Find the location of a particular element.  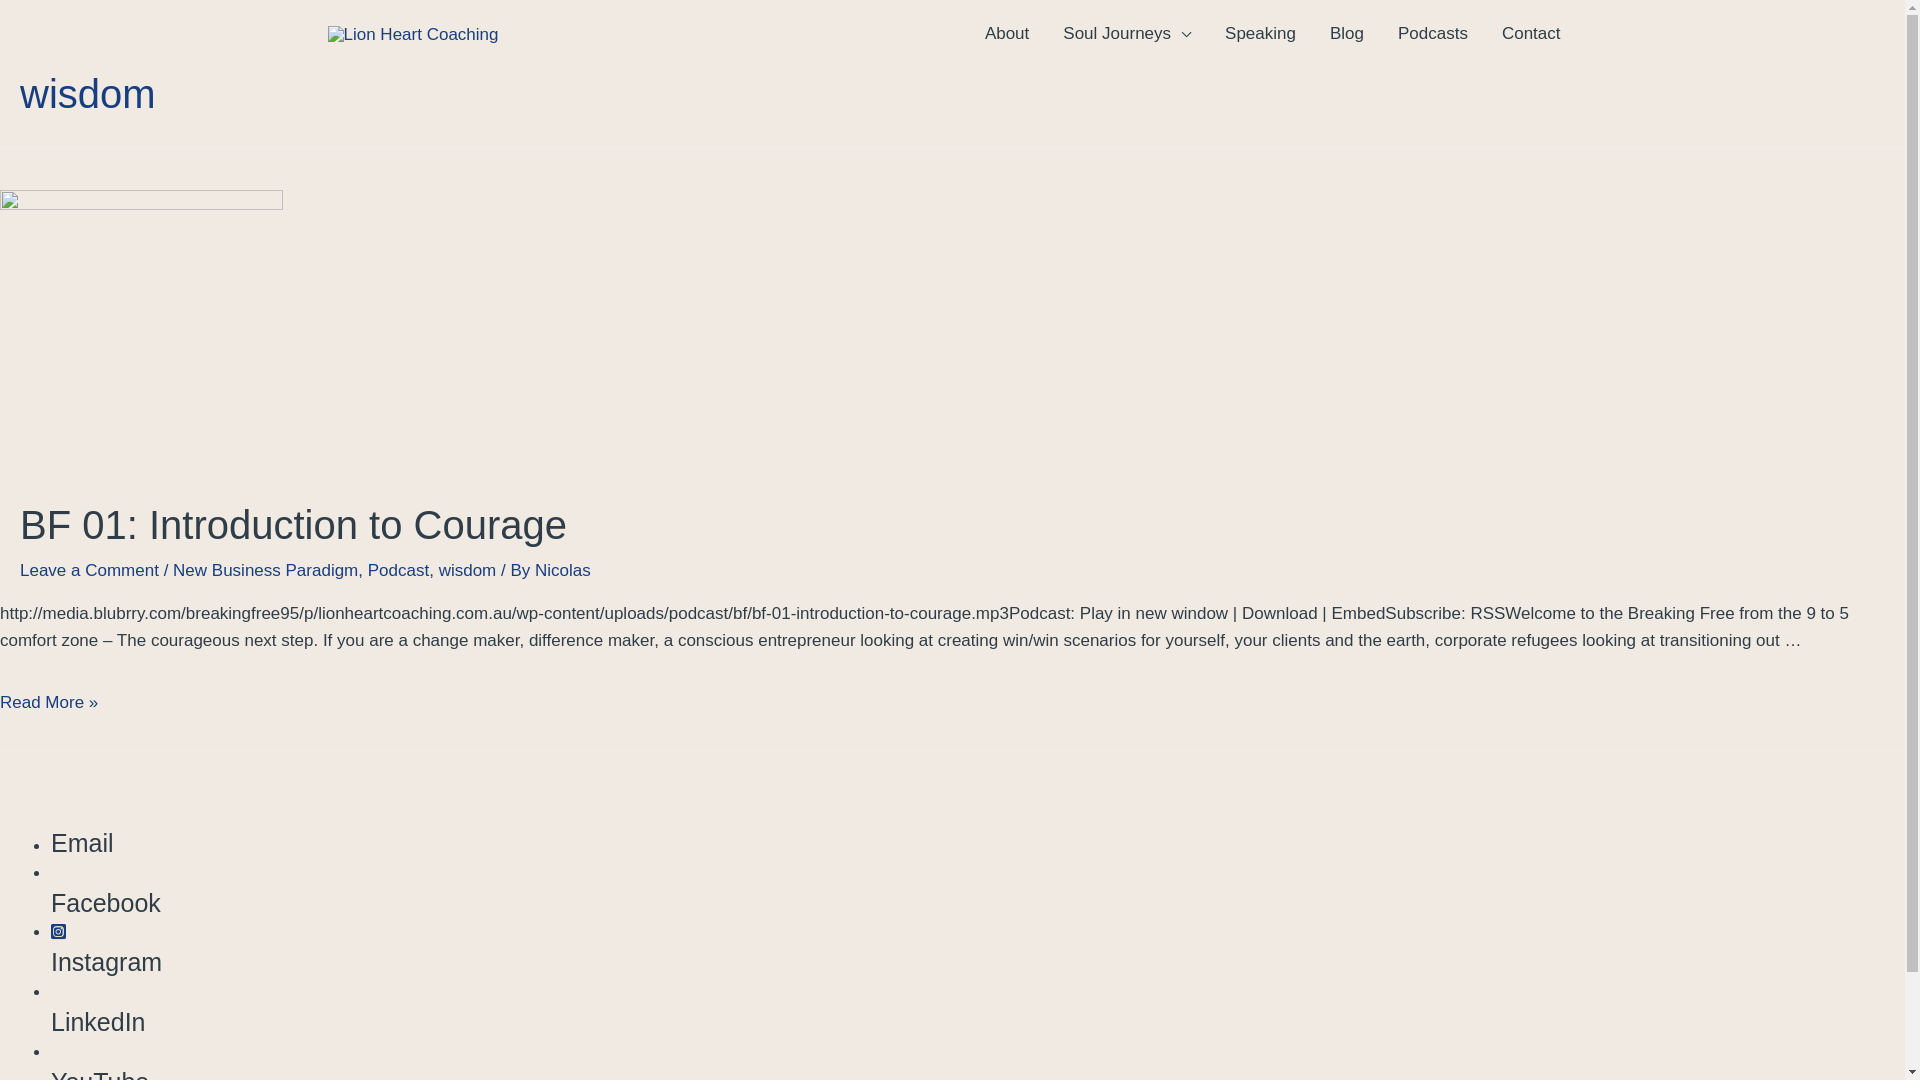

'BF 01: Introduction to Courage' is located at coordinates (292, 523).